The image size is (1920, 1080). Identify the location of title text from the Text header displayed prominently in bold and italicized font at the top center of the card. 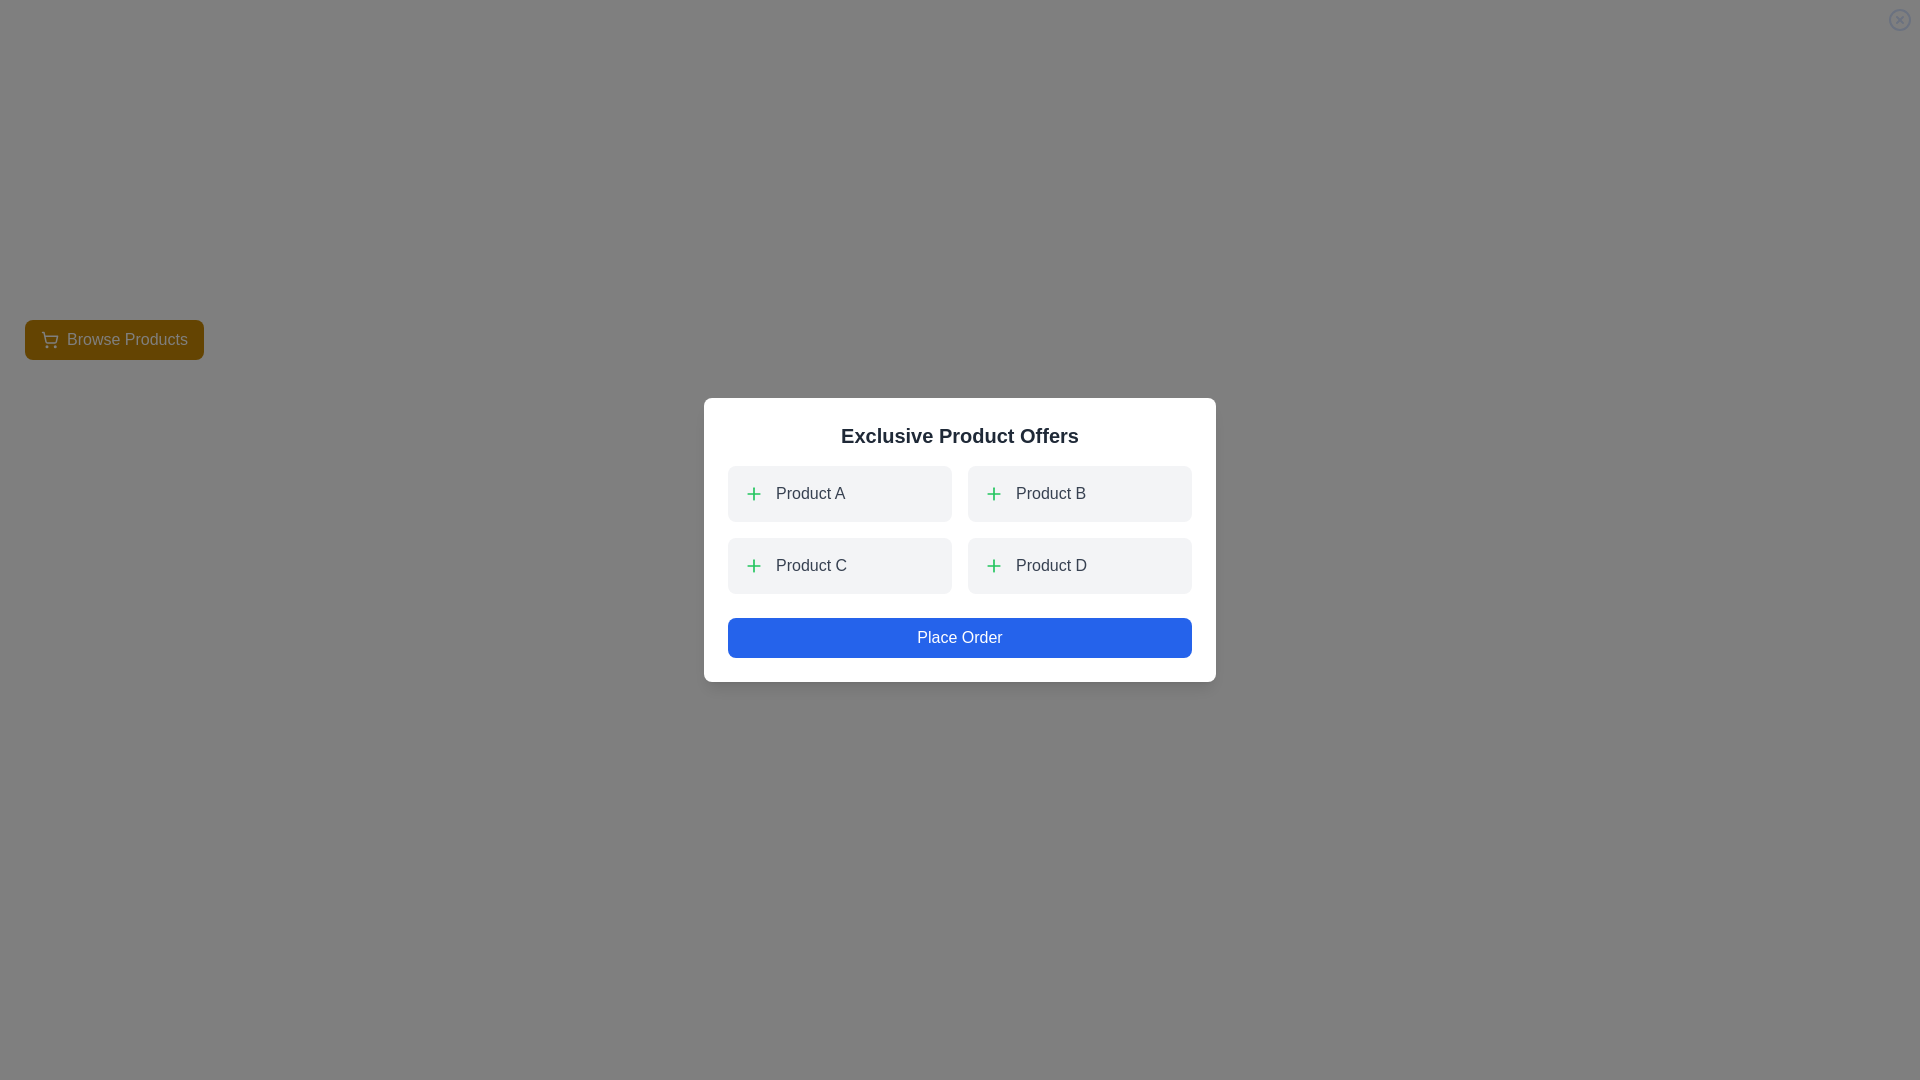
(960, 434).